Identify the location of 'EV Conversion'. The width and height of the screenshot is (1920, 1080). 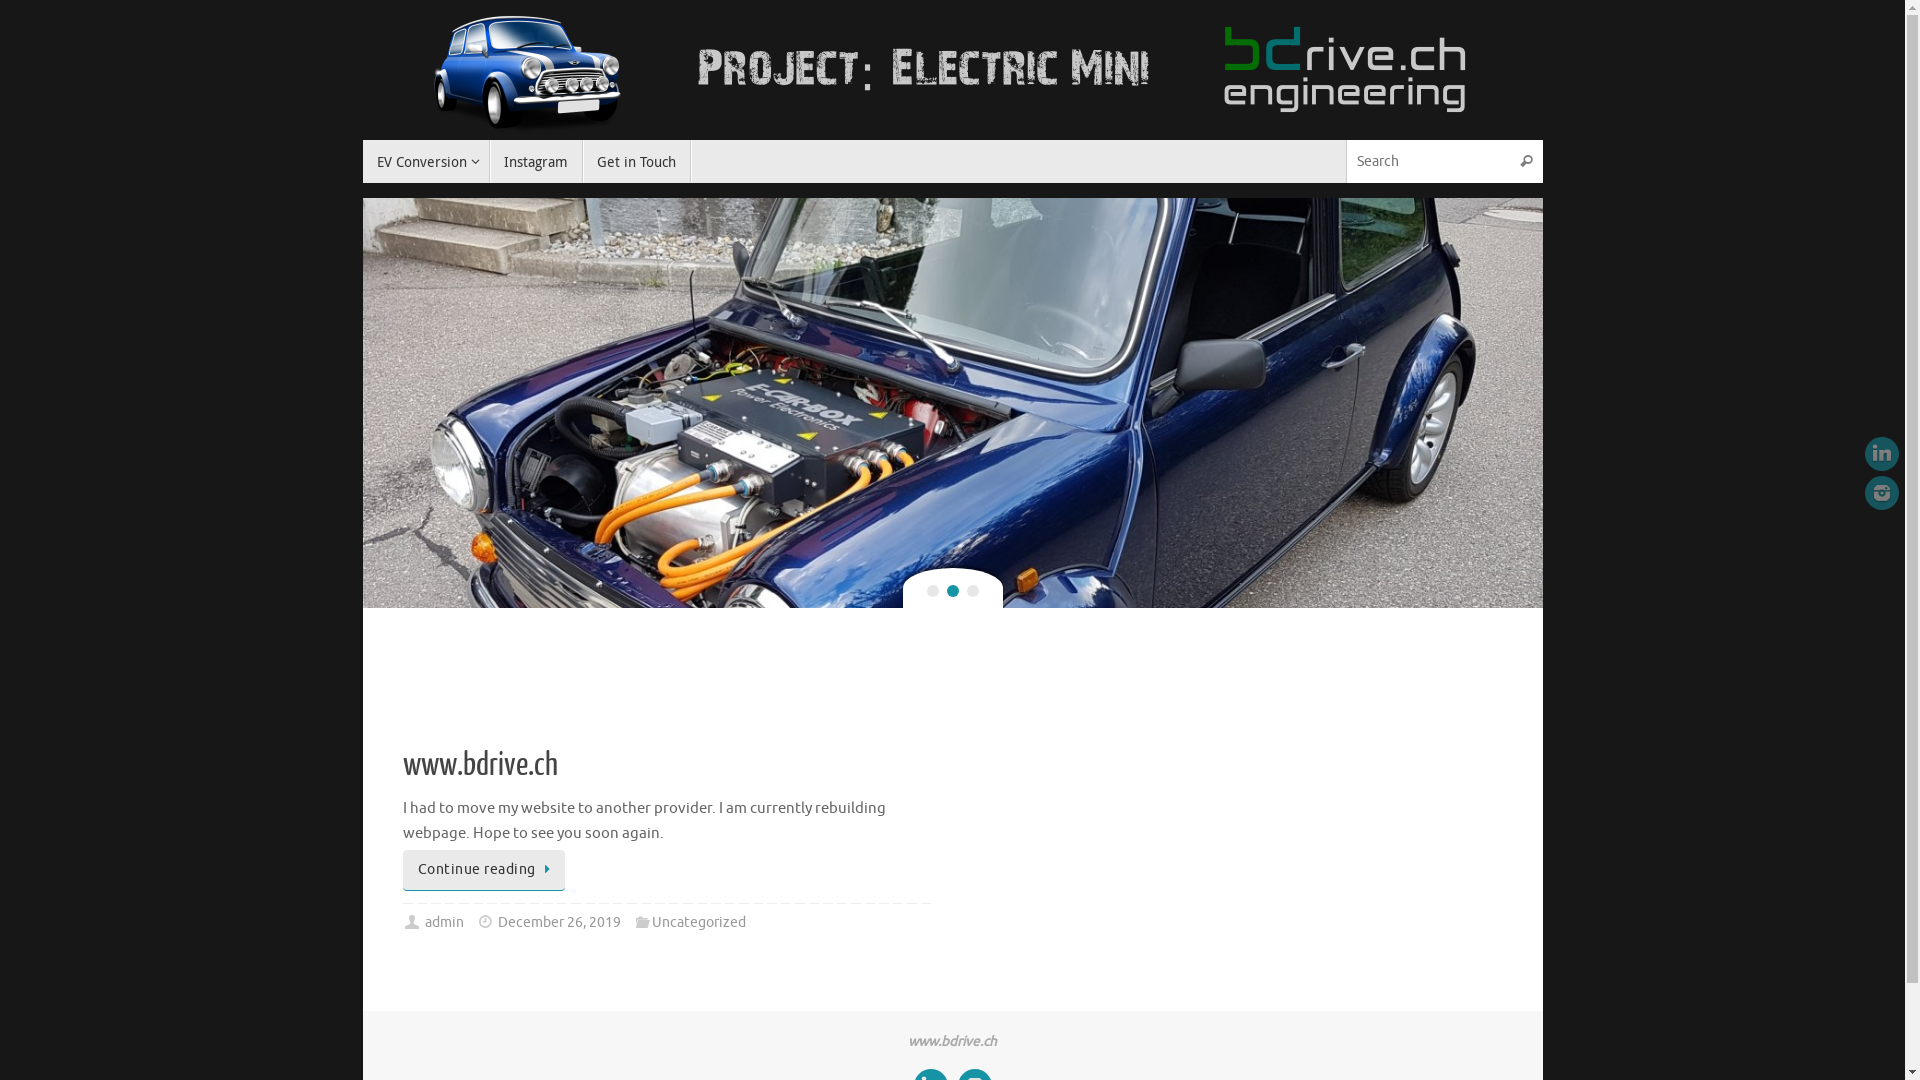
(424, 160).